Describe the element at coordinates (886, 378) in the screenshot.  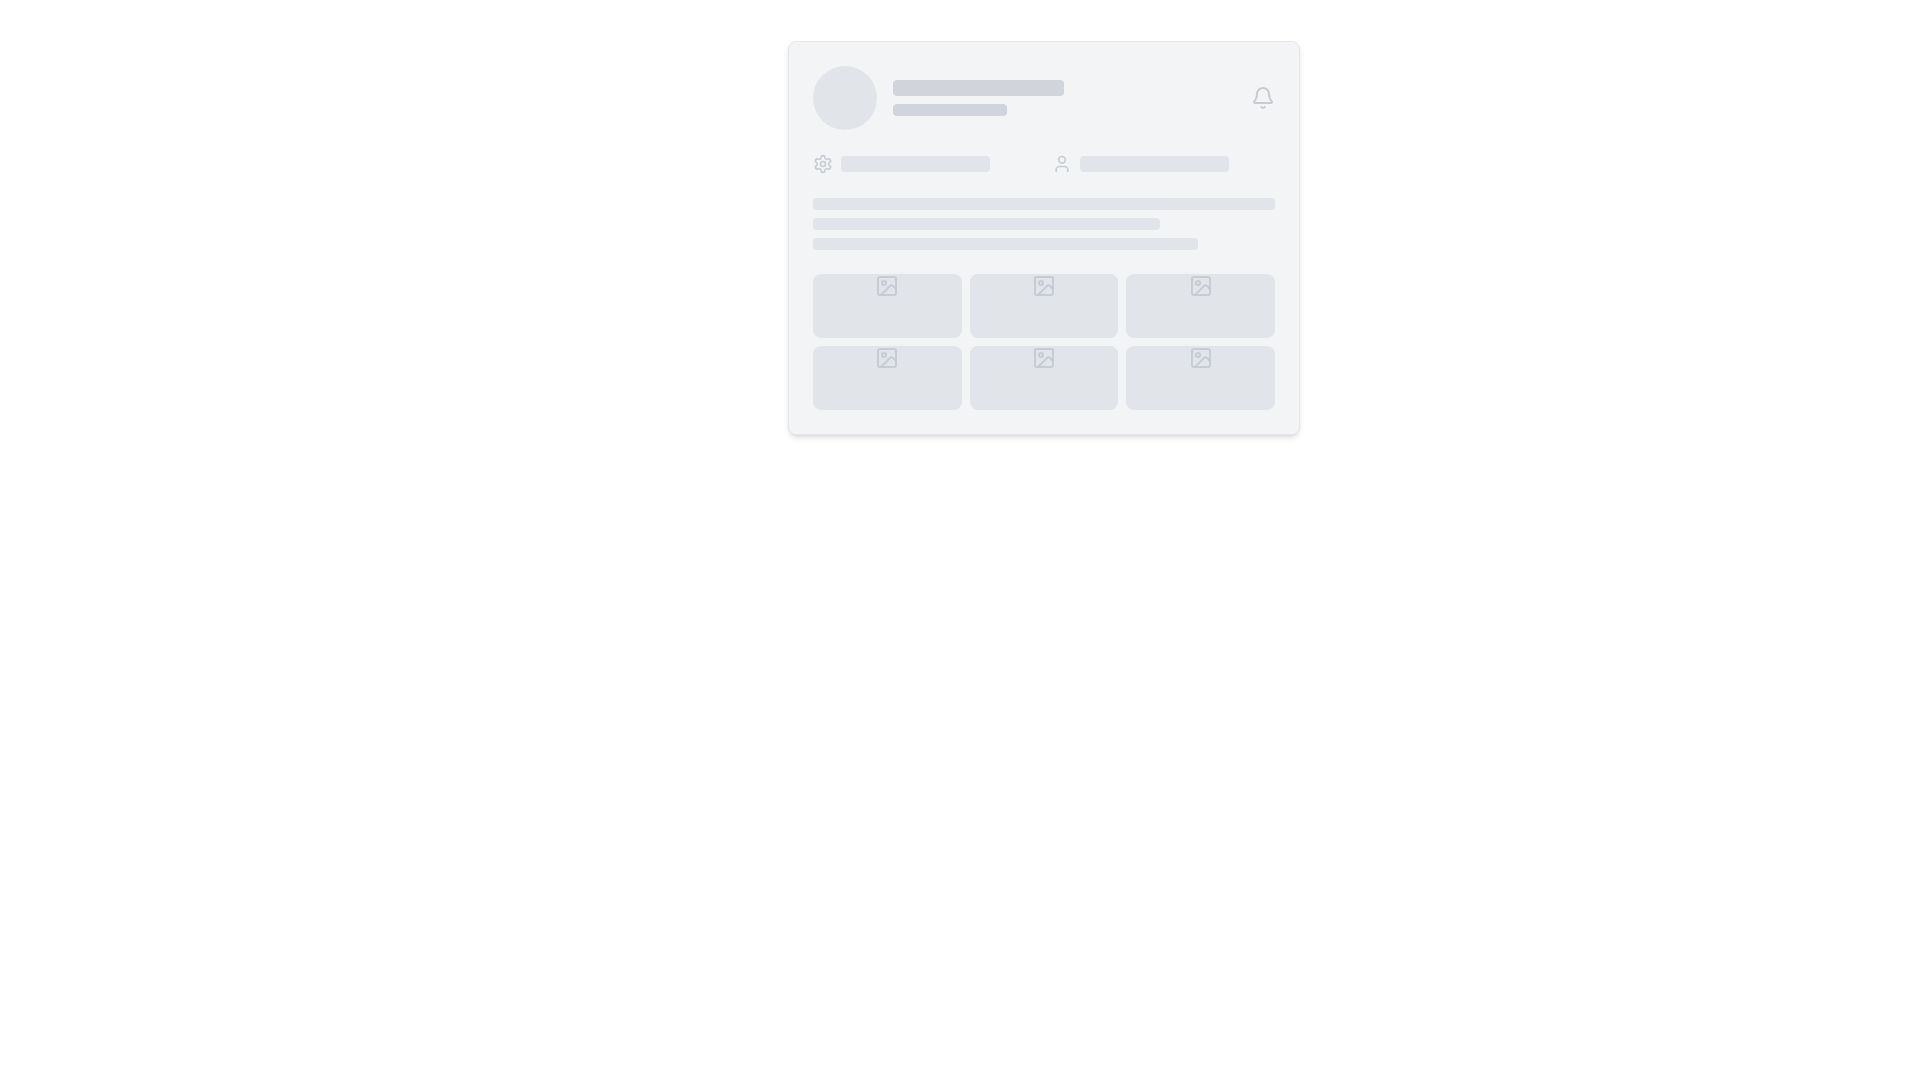
I see `the Image Placeholder located in the second row of a three-column grid layout, which indicates an area for an image display` at that location.